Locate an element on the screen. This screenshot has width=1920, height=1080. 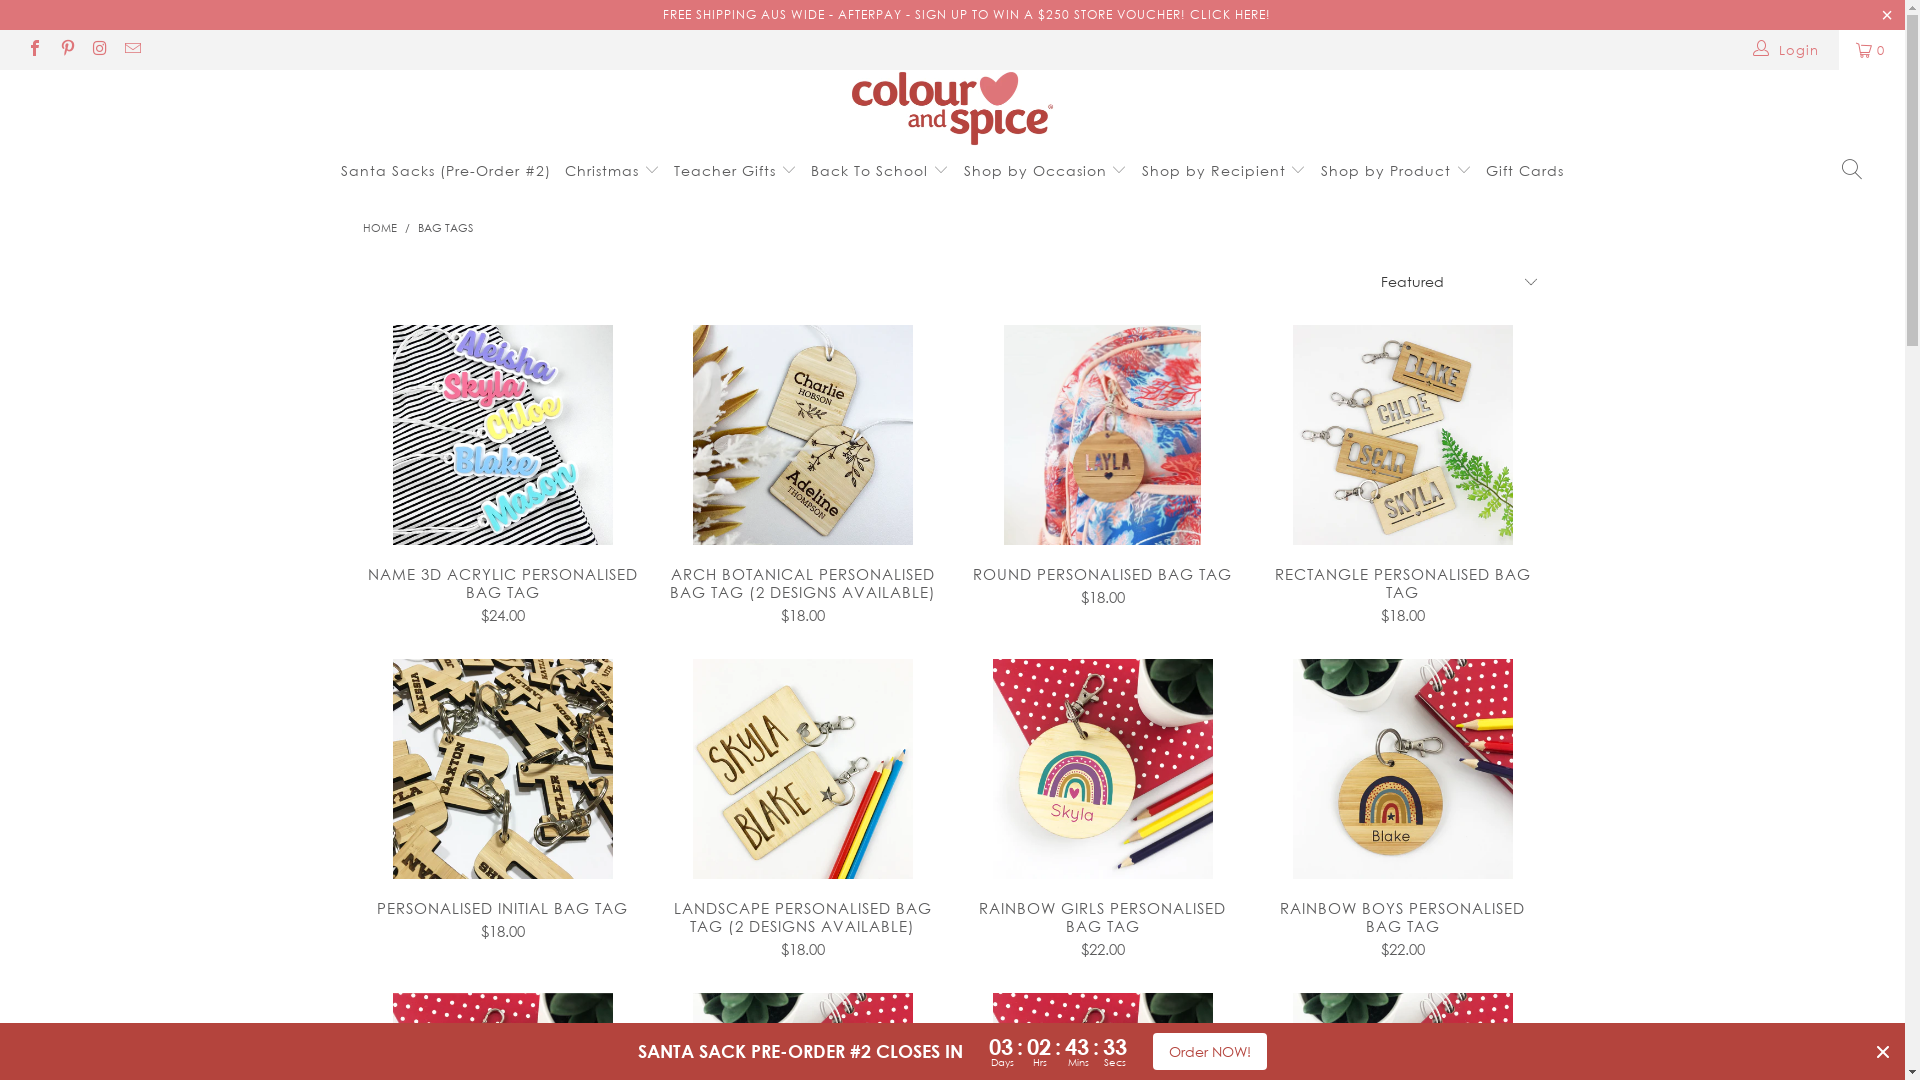
'Christmas' is located at coordinates (611, 168).